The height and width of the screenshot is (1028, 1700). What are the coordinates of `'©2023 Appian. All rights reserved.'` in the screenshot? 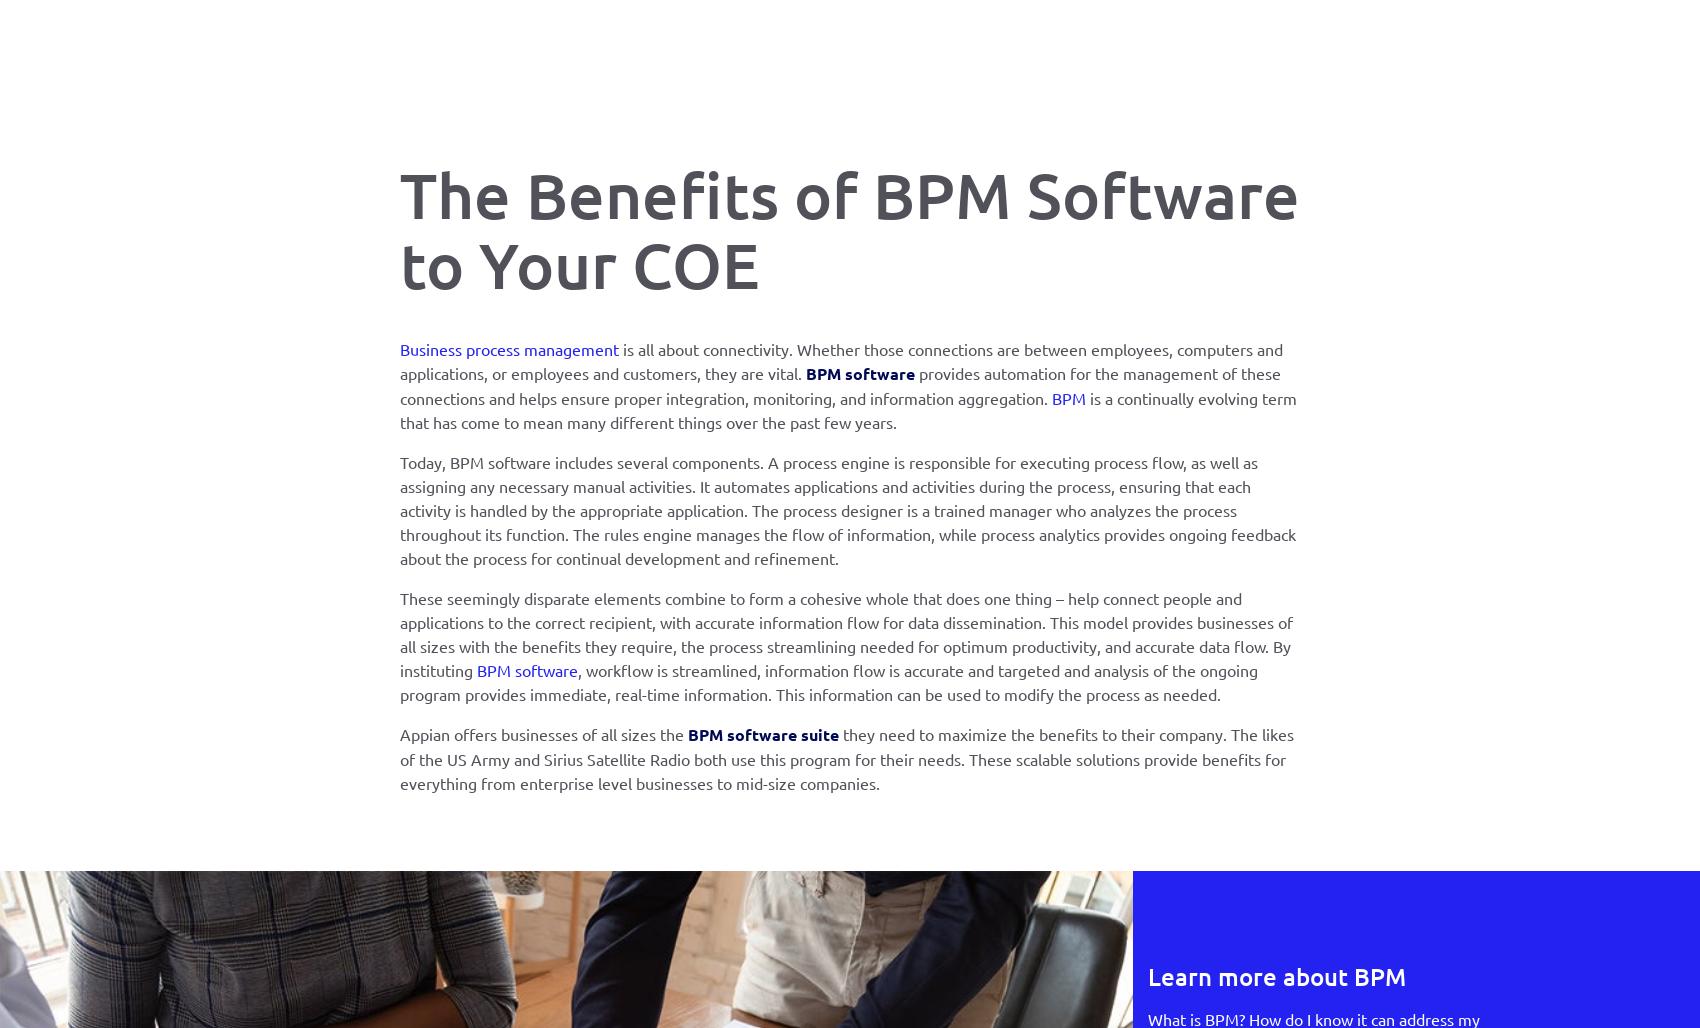 It's located at (359, 767).